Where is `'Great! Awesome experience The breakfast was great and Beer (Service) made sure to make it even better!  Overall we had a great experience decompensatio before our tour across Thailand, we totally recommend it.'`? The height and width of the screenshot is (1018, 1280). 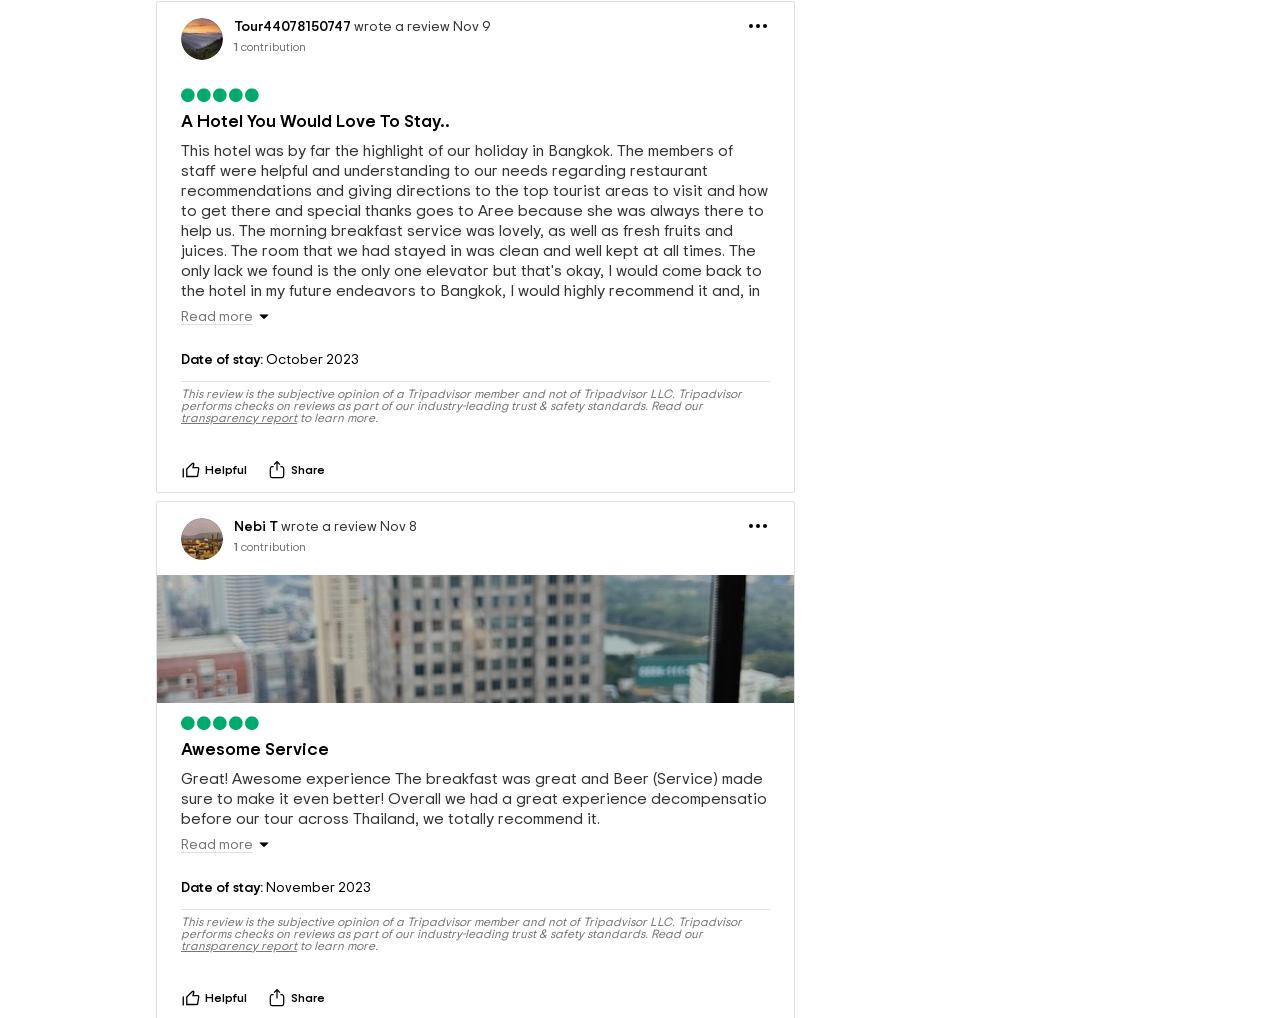
'Great! Awesome experience The breakfast was great and Beer (Service) made sure to make it even better!  Overall we had a great experience decompensatio before our tour across Thailand, we totally recommend it.' is located at coordinates (180, 851).